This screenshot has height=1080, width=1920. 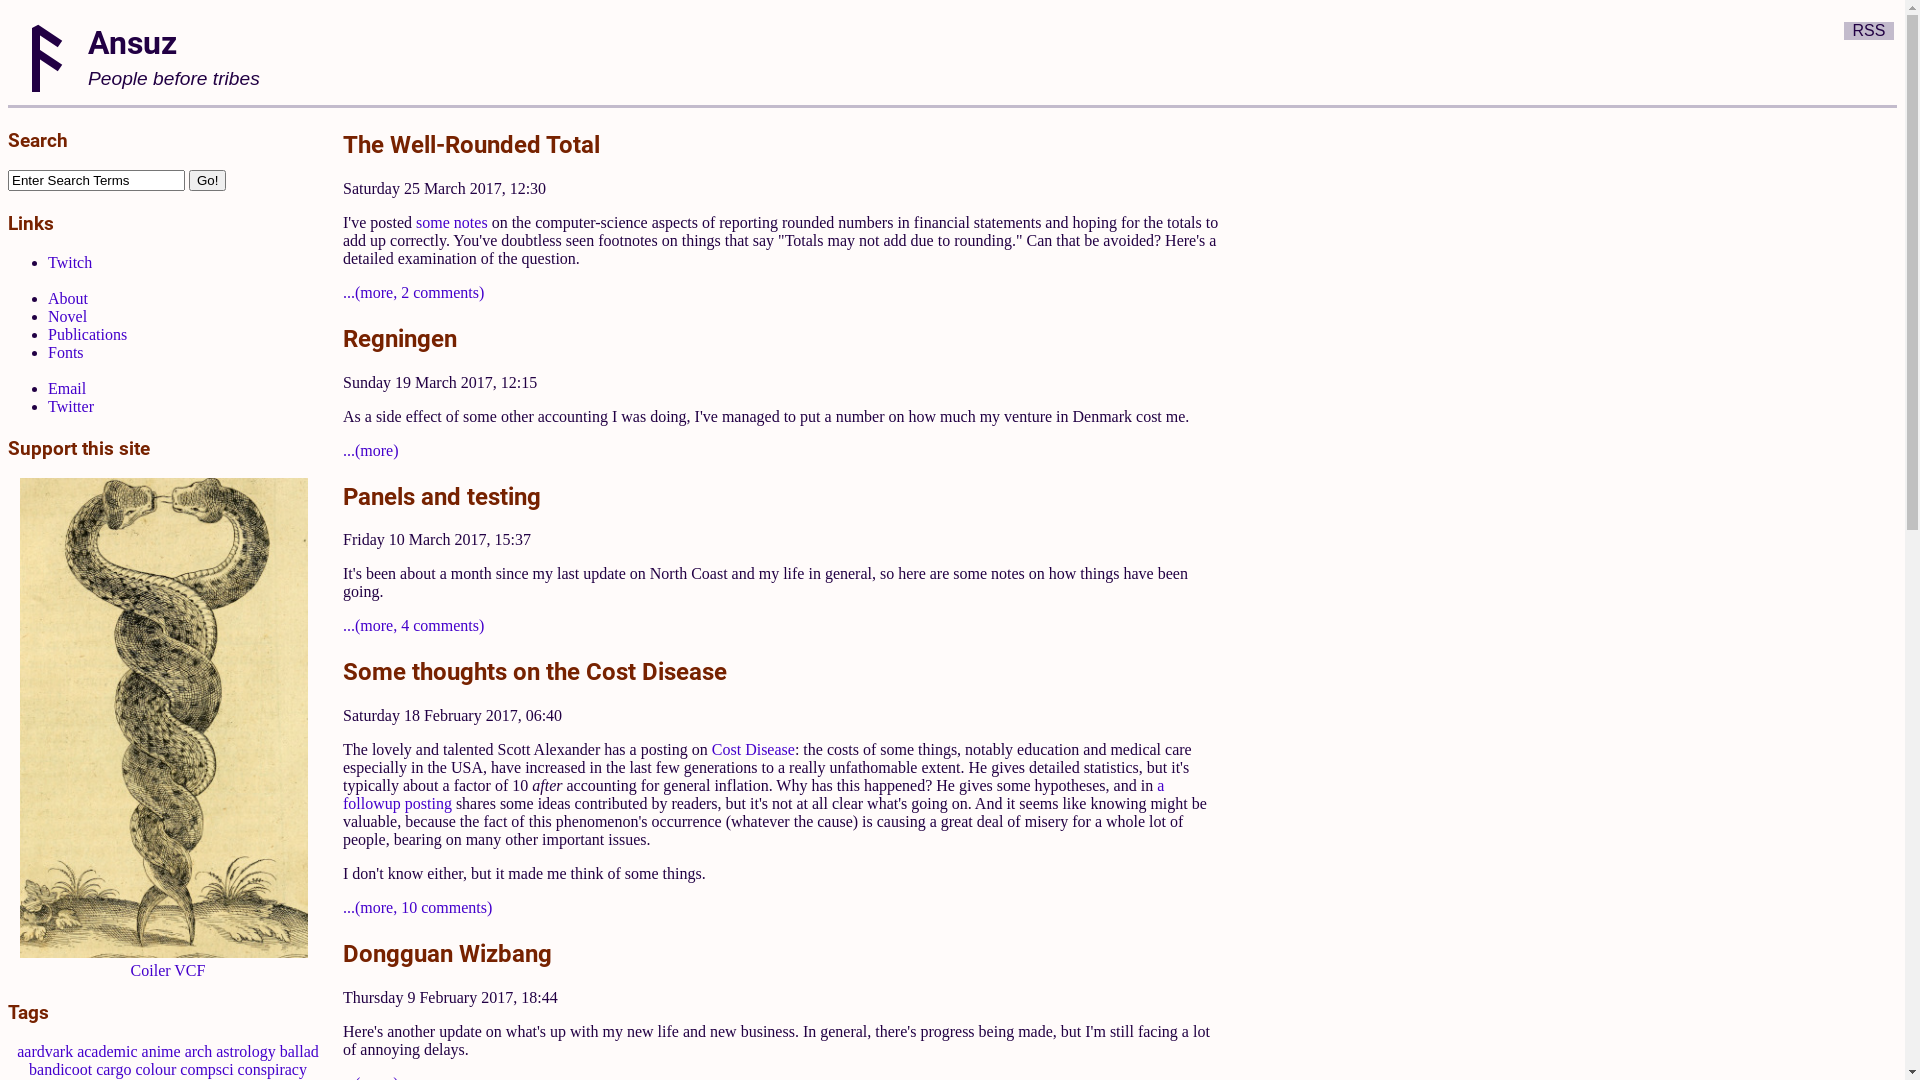 I want to click on '...(more)', so click(x=370, y=450).